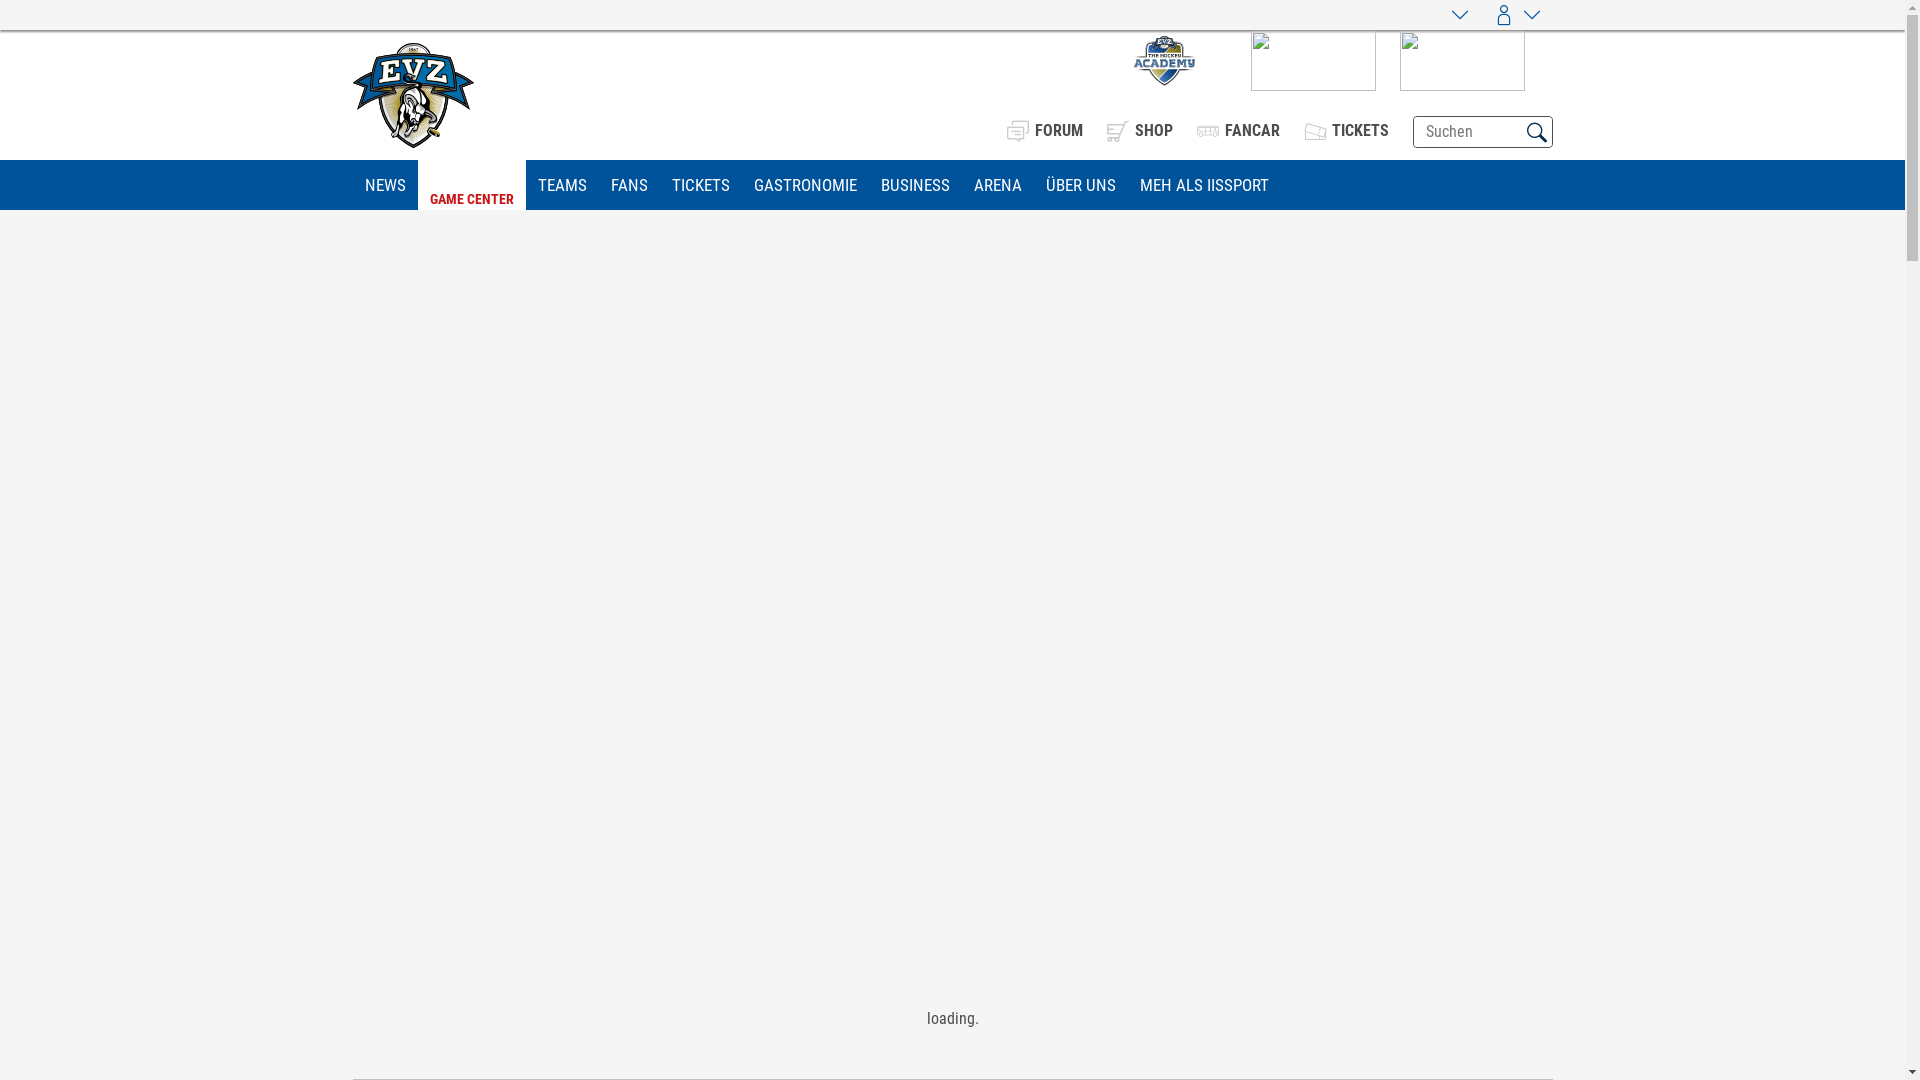 The width and height of the screenshot is (1920, 1080). Describe the element at coordinates (561, 185) in the screenshot. I see `'TEAMS'` at that location.